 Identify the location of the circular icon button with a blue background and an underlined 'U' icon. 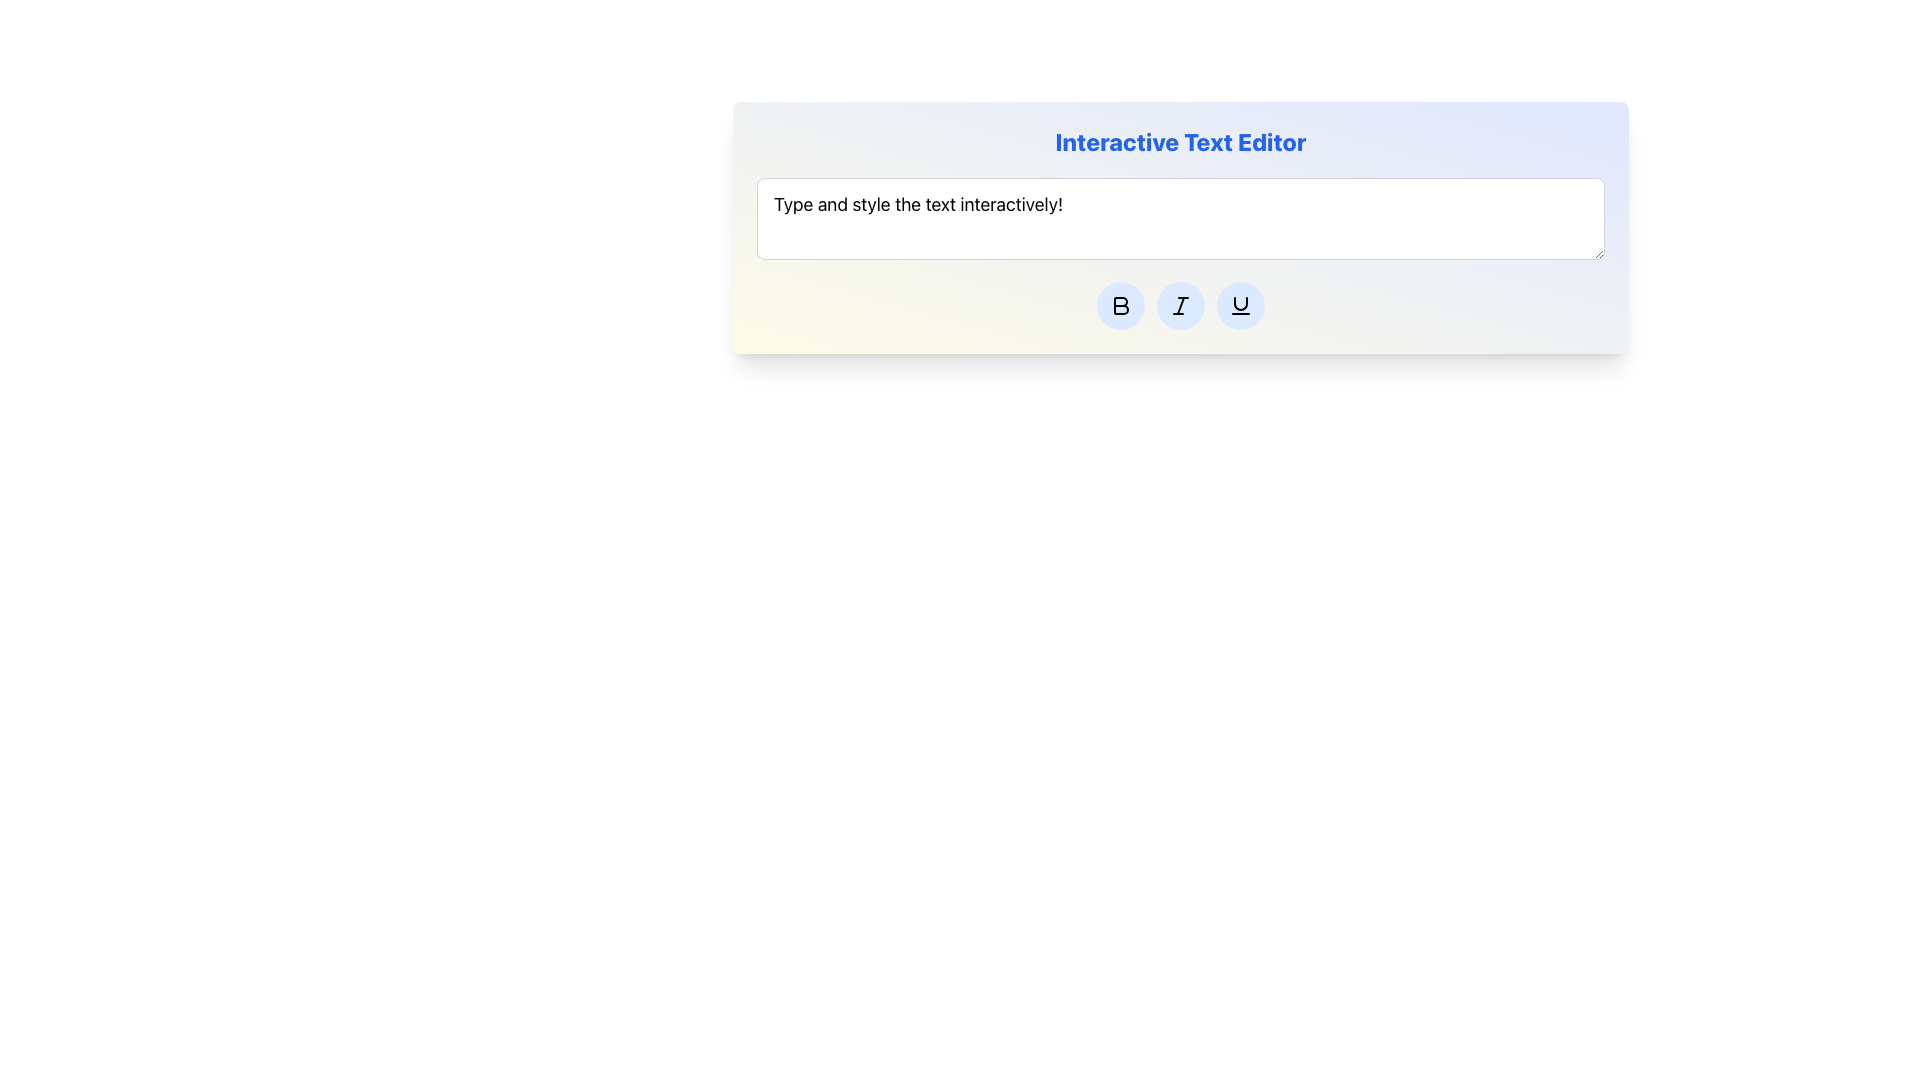
(1240, 305).